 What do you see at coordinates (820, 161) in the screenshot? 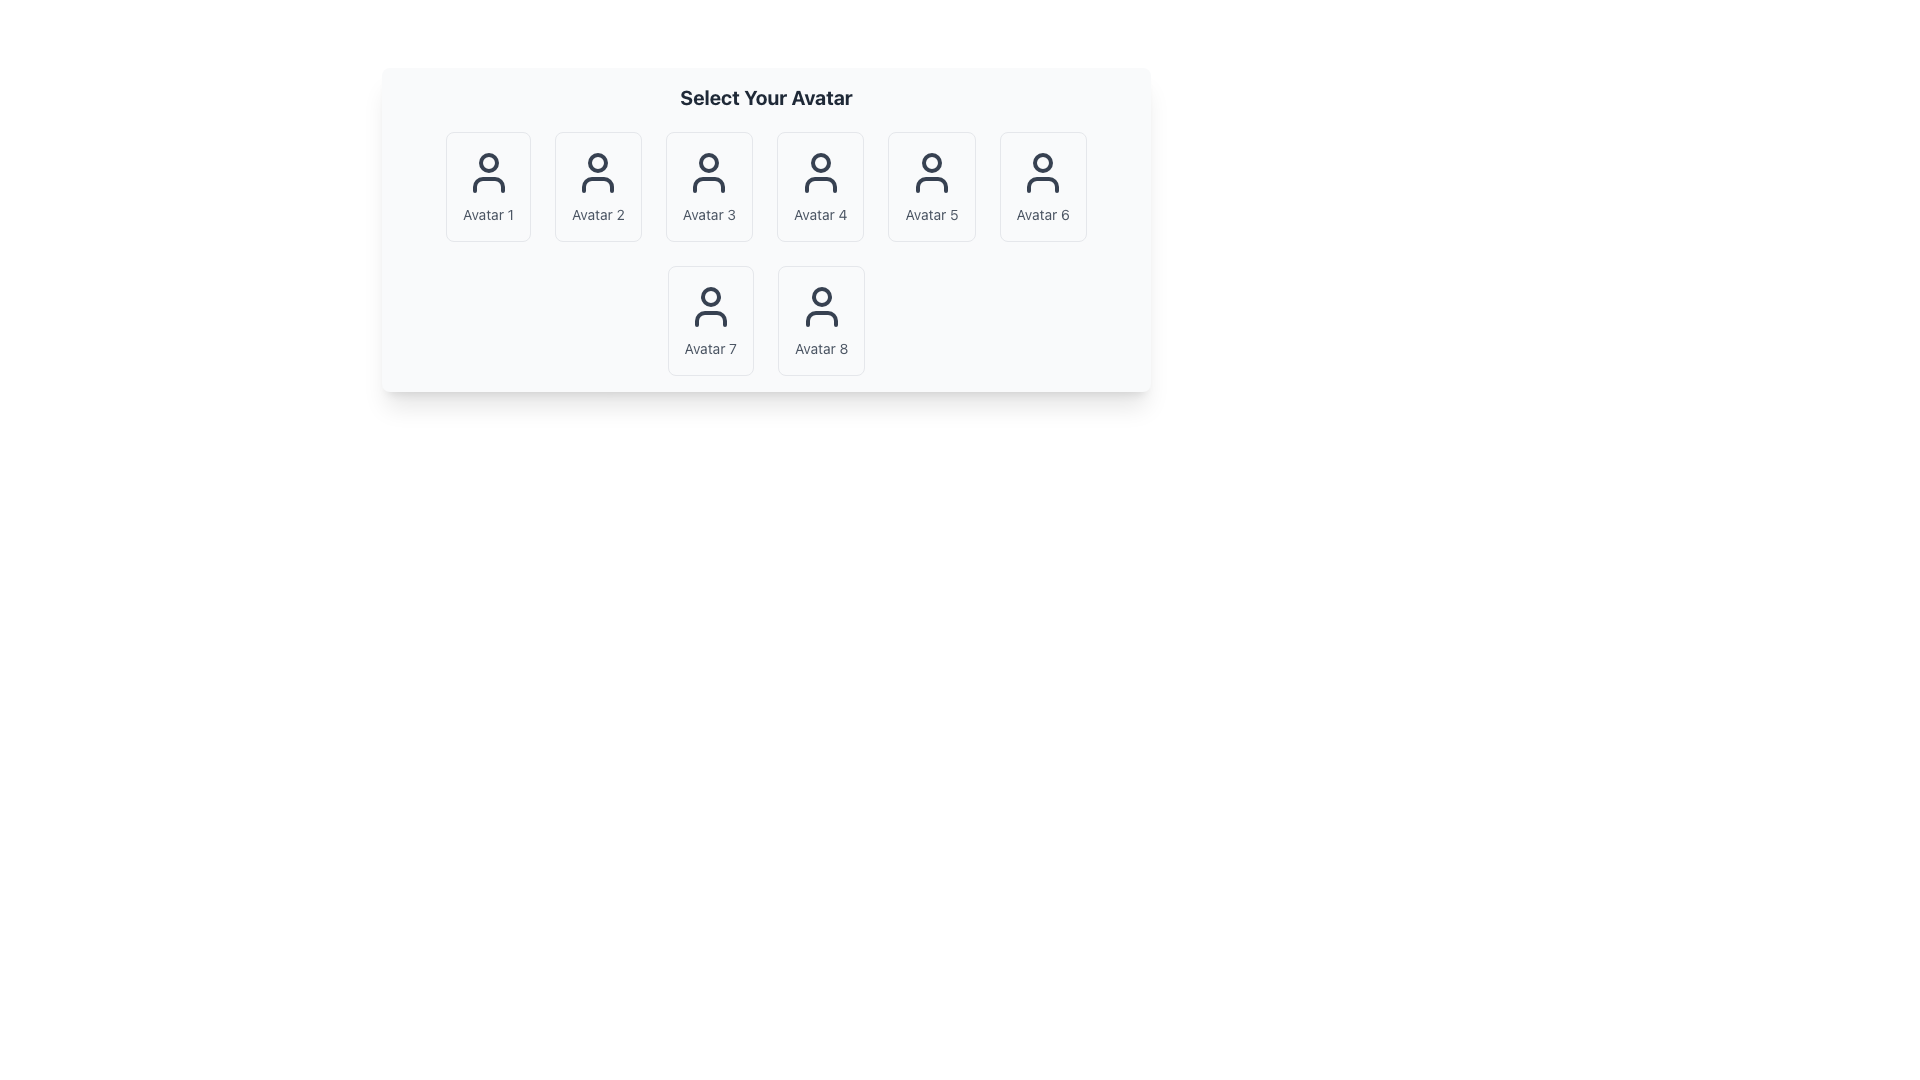
I see `the decorative SVG circle component representing the head of the 'Avatar 4' icon located in the top-center section of the fourth avatar in the avatar grid` at bounding box center [820, 161].